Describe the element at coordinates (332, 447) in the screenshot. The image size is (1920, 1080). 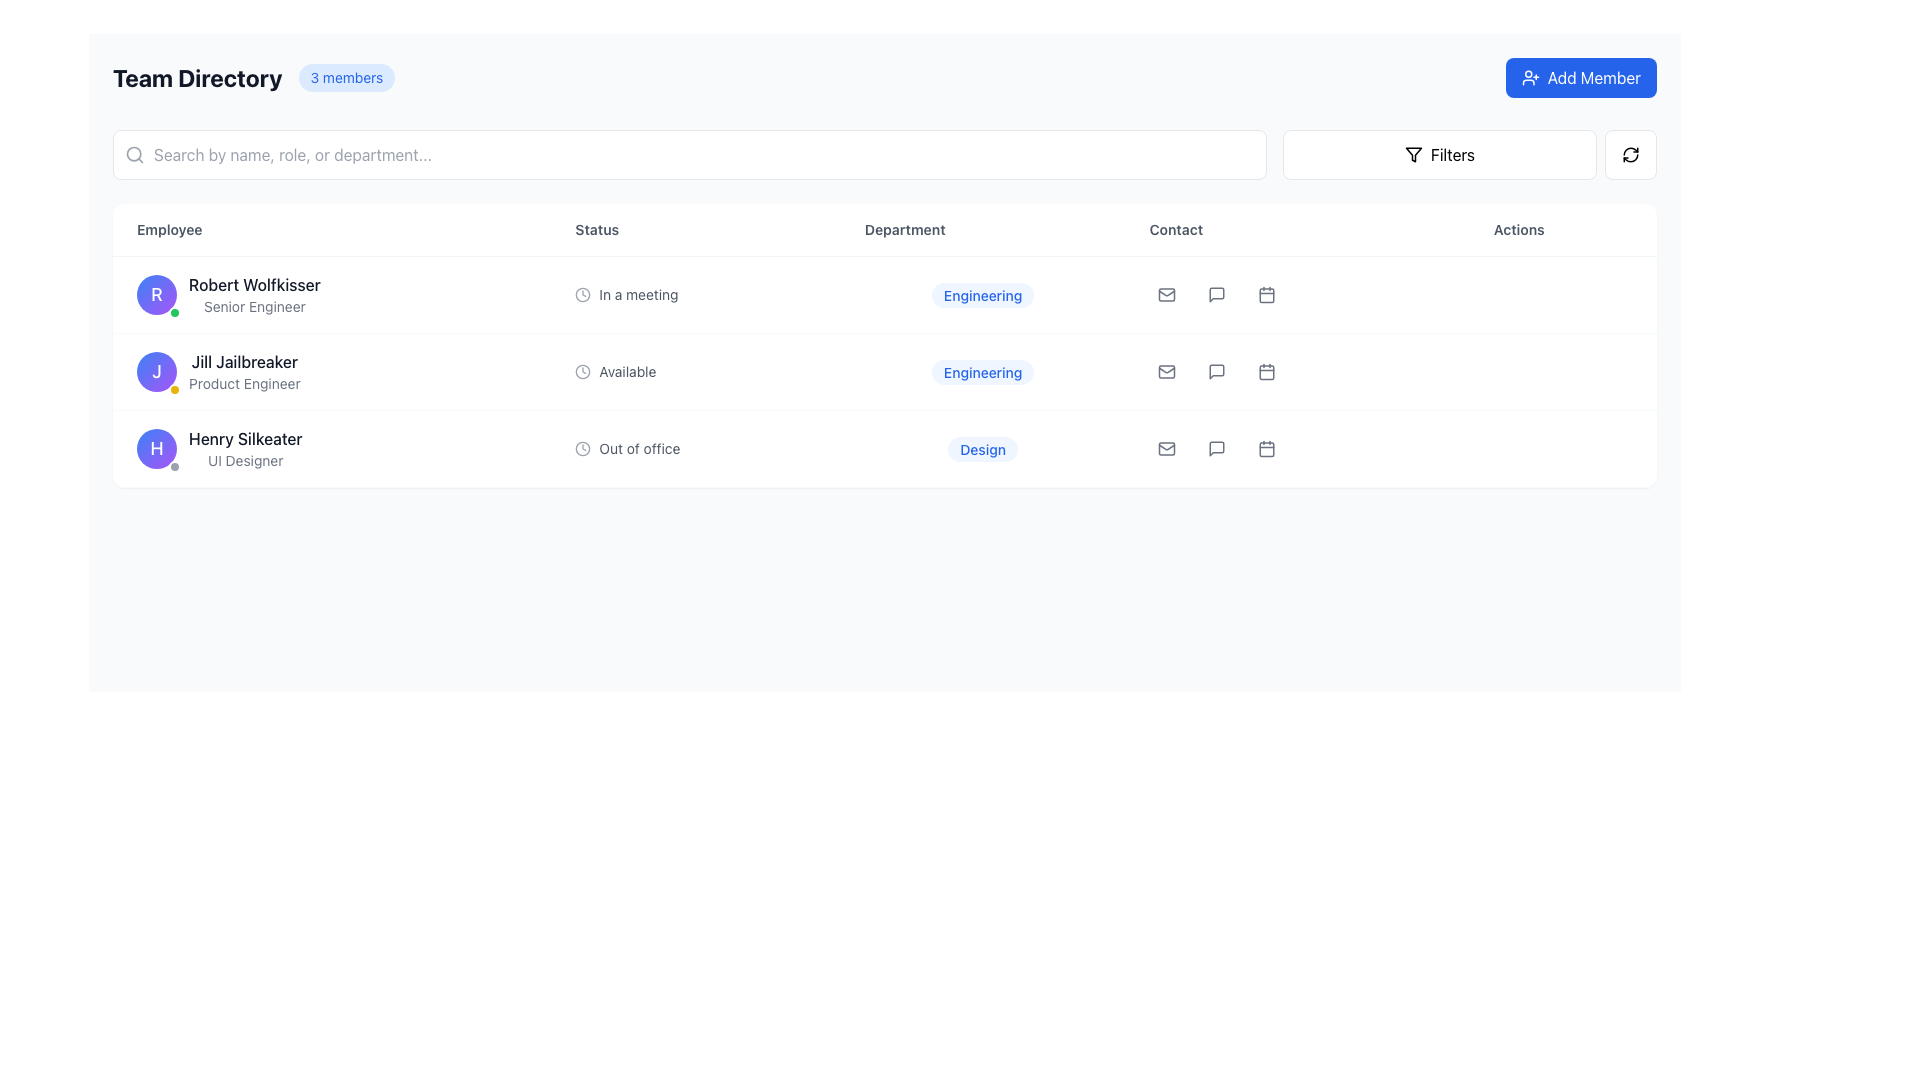
I see `the Profile Row in the Directory representing an individual in the team directory, located in the third row under the 'Employee' column` at that location.